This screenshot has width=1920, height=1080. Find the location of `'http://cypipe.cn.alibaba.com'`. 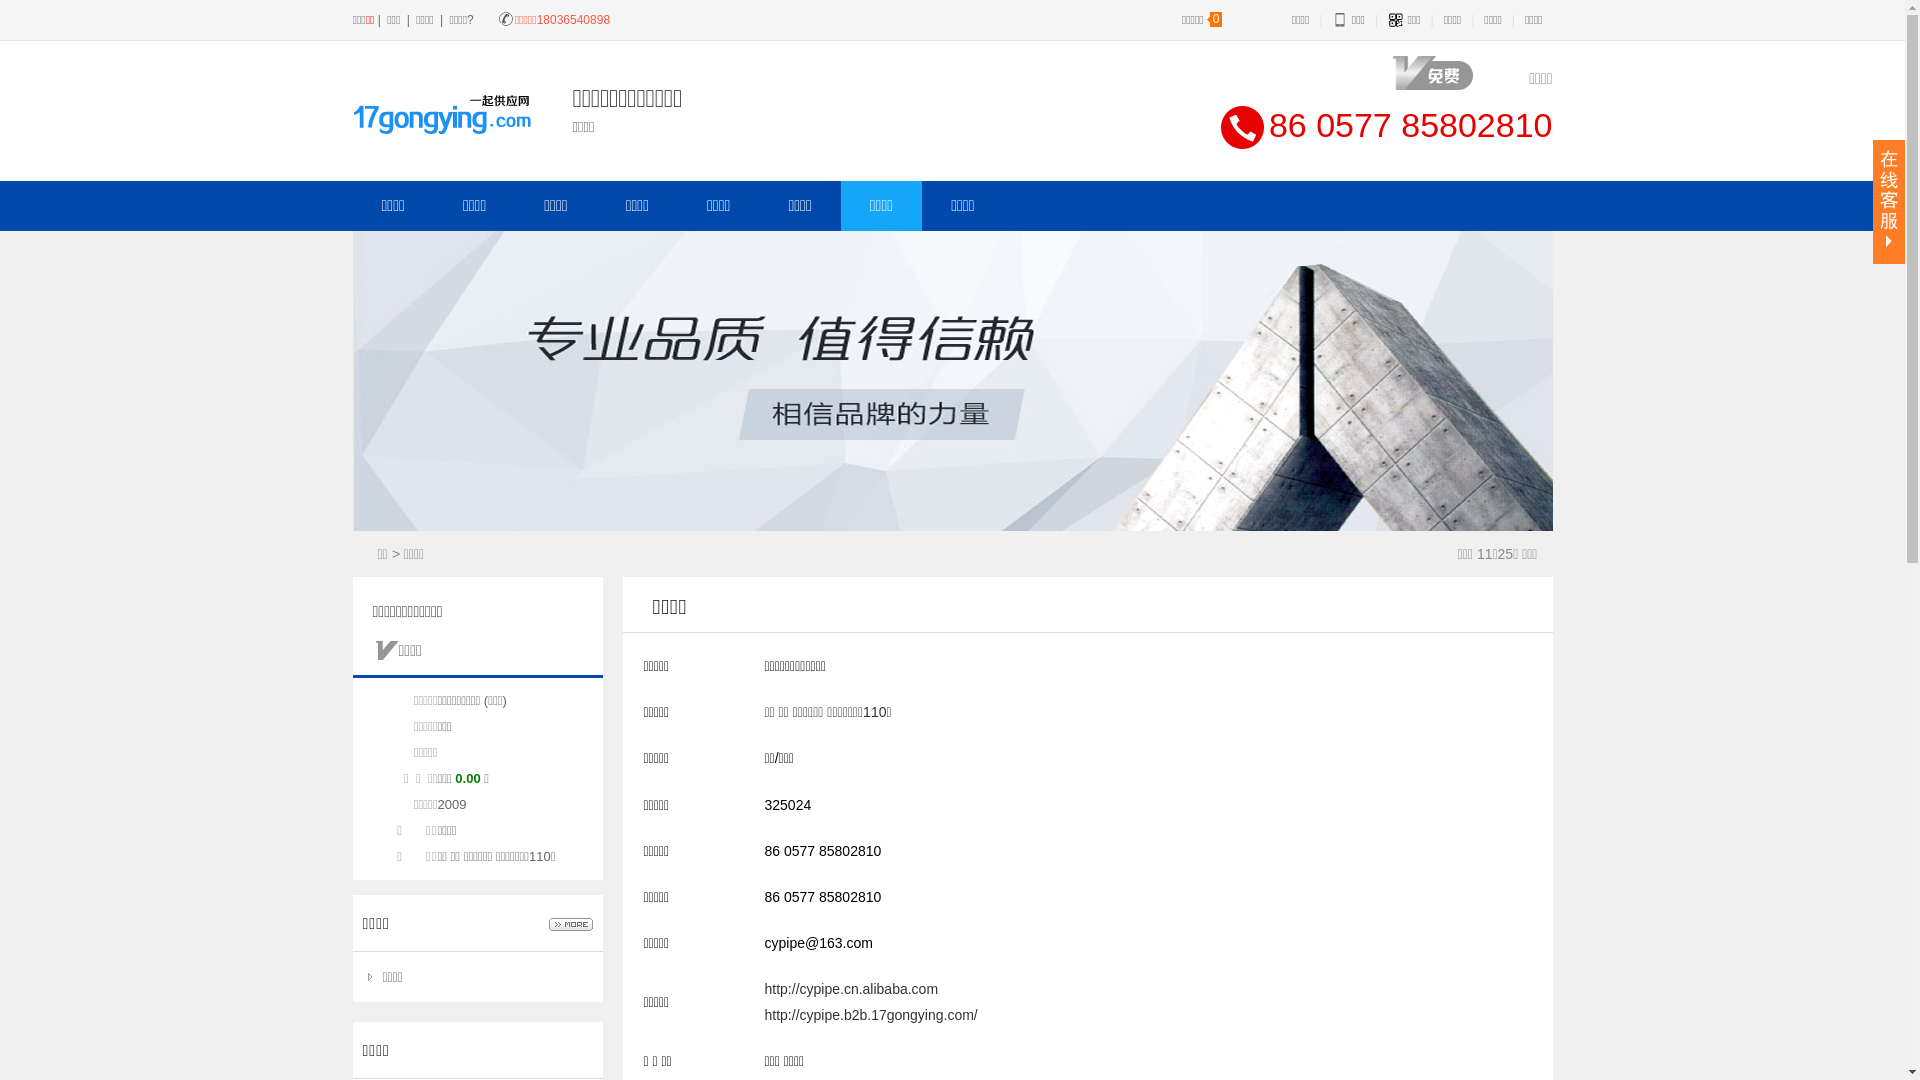

'http://cypipe.cn.alibaba.com' is located at coordinates (850, 987).